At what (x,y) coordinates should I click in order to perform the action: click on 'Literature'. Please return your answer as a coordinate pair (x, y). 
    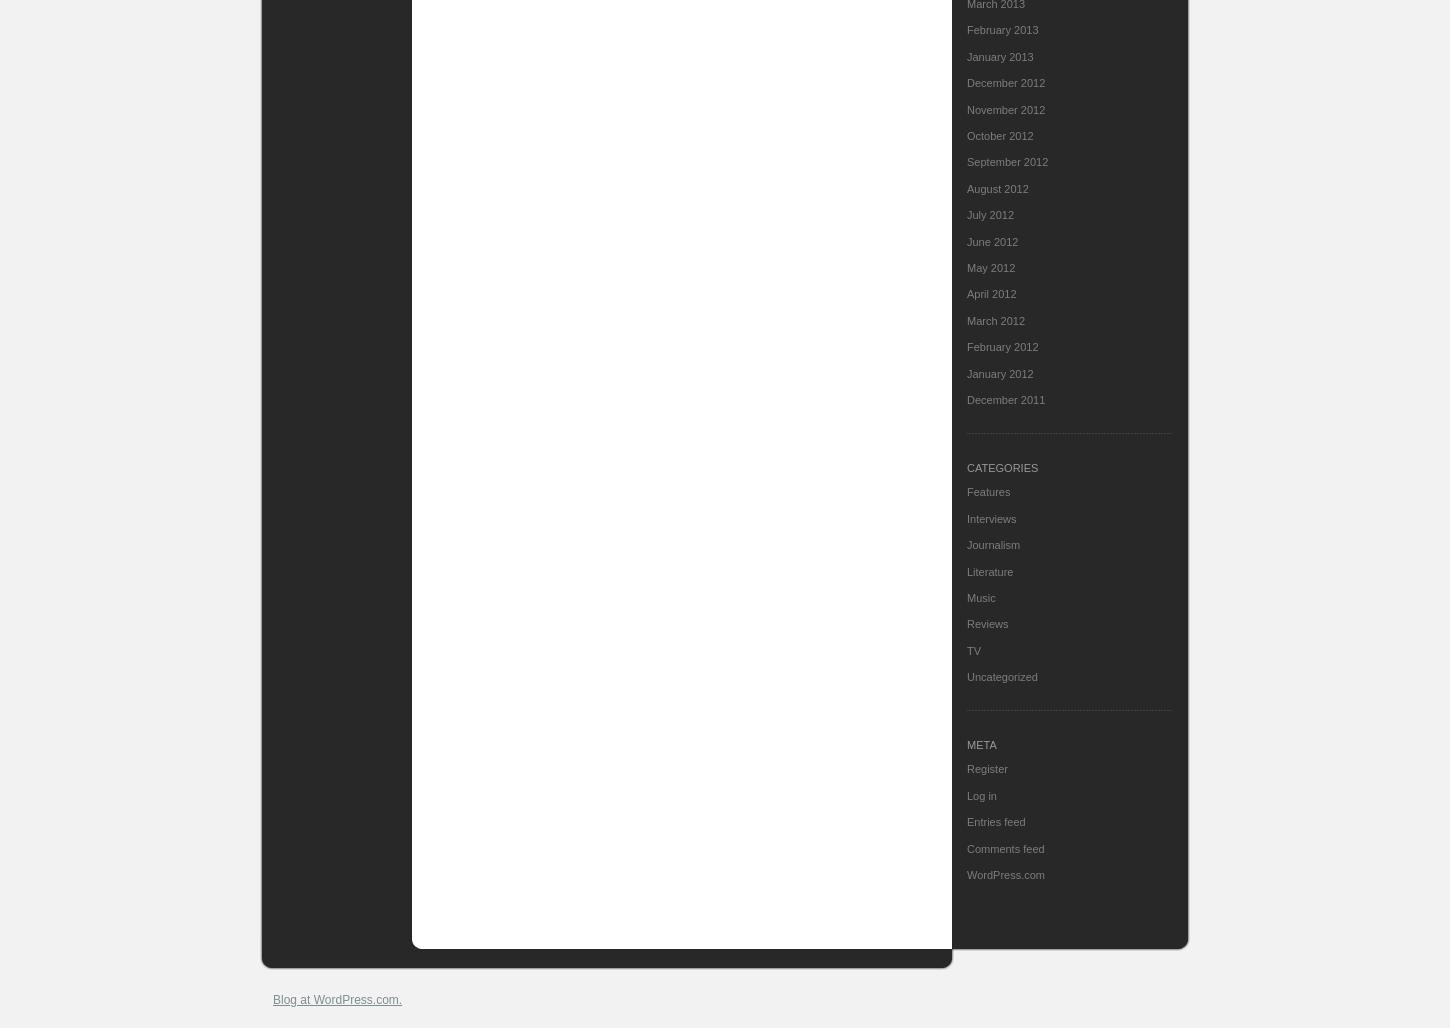
    Looking at the image, I should click on (990, 570).